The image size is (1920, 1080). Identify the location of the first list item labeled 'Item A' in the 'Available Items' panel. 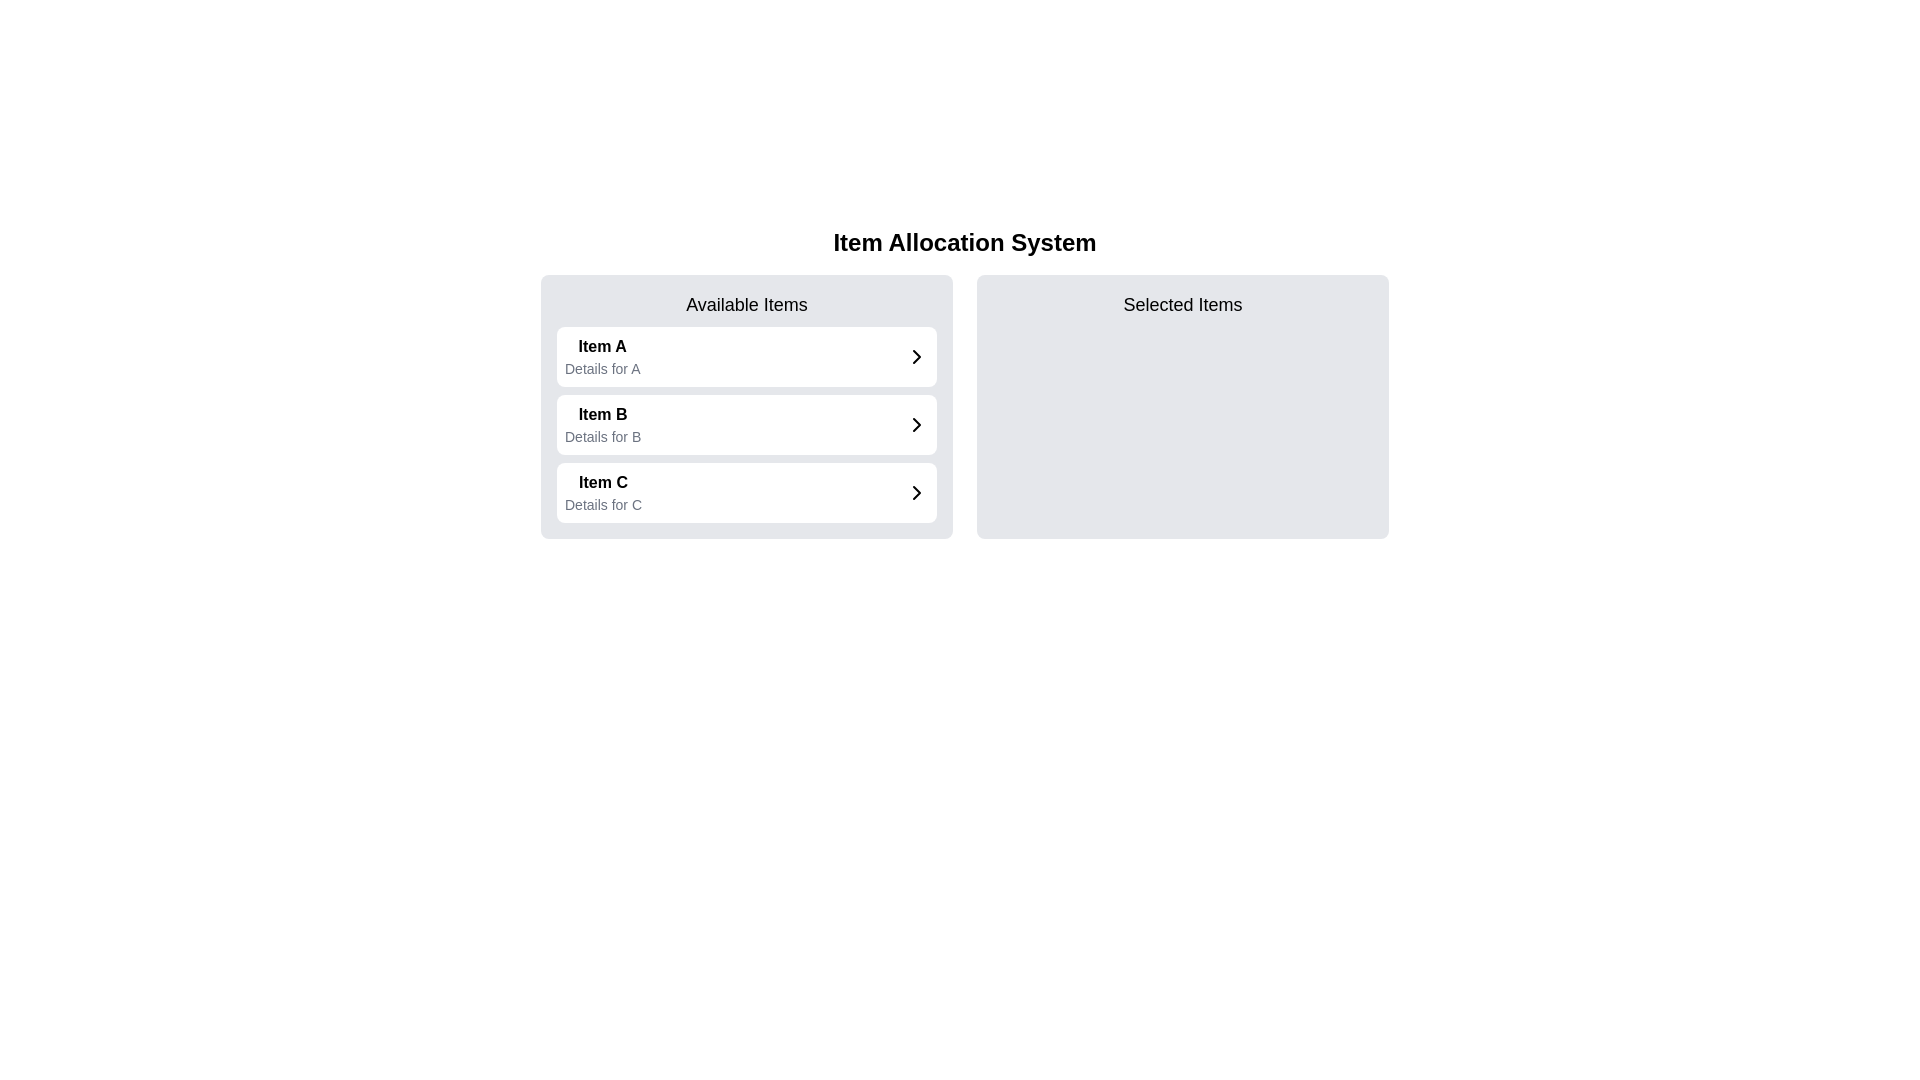
(601, 356).